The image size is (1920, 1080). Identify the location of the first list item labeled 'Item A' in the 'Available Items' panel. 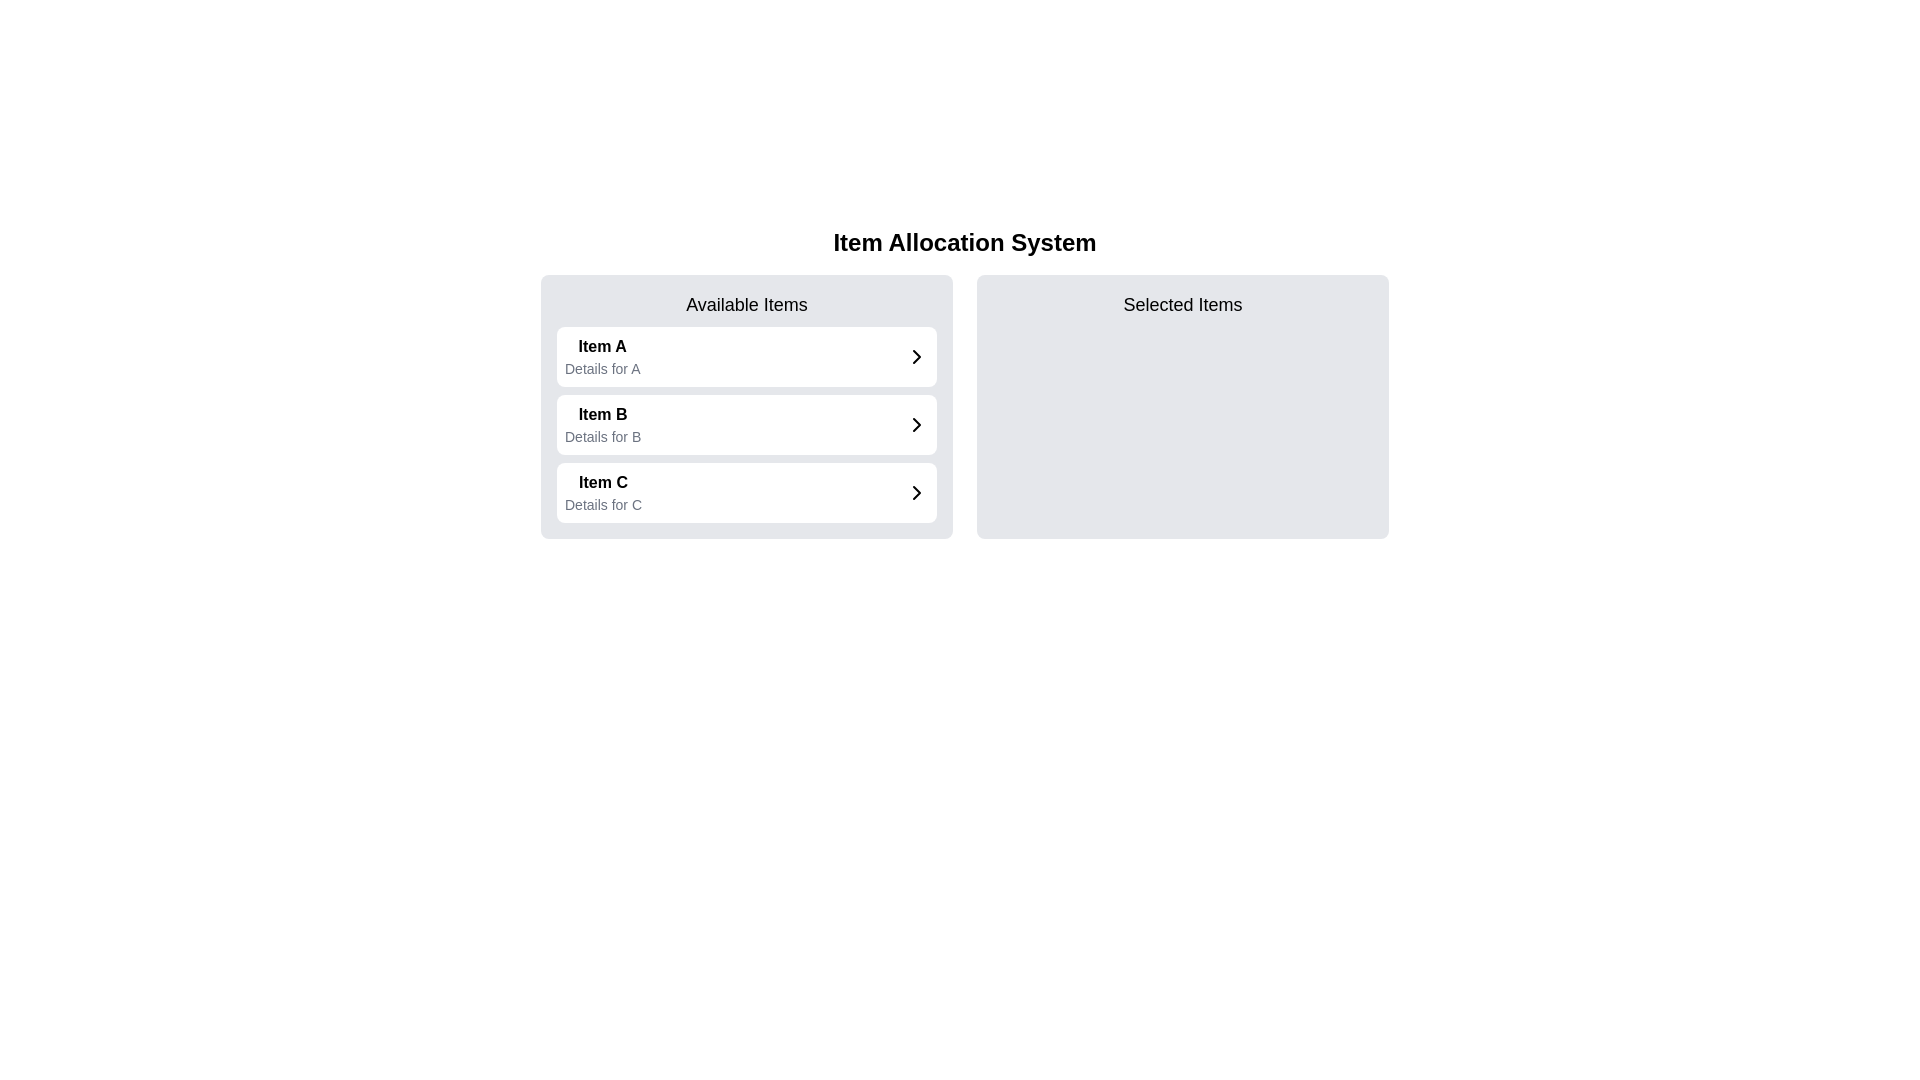
(601, 356).